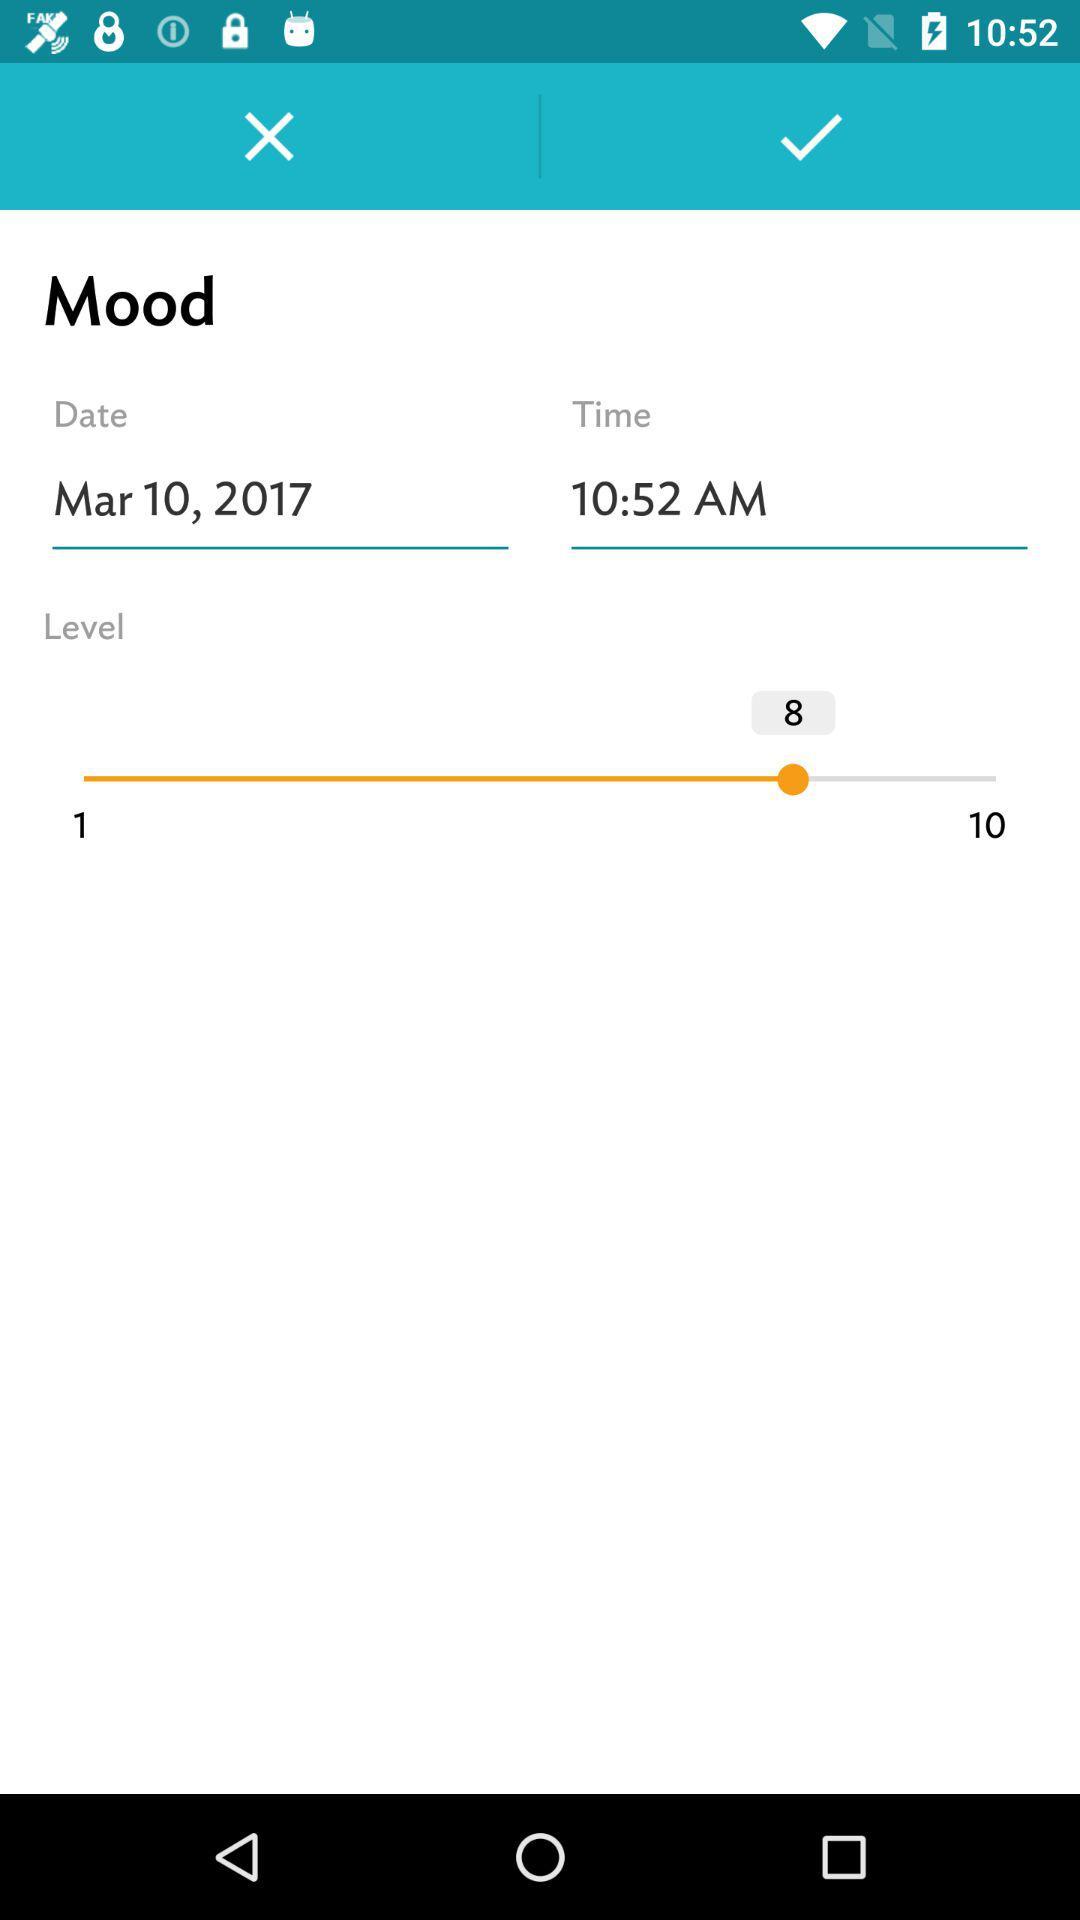  Describe the element at coordinates (798, 499) in the screenshot. I see `1052 am below time` at that location.